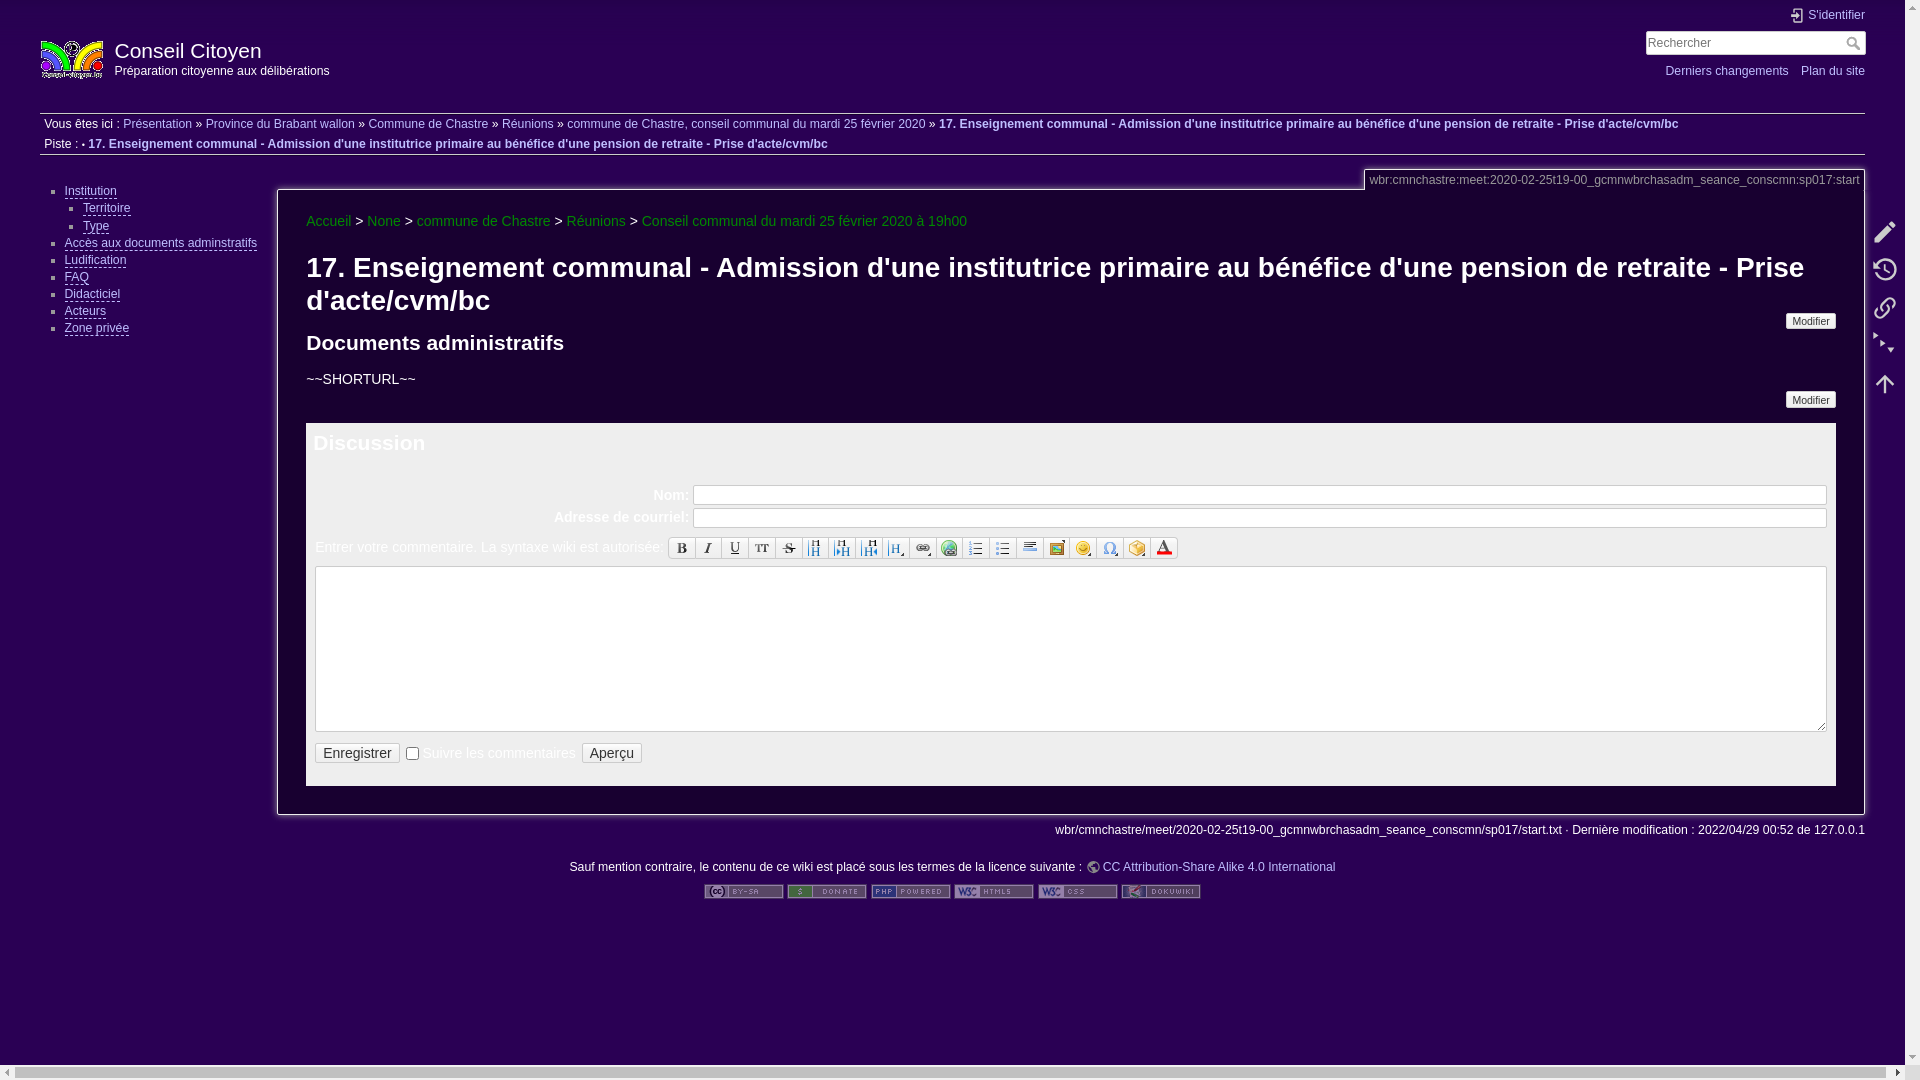 The height and width of the screenshot is (1080, 1920). Describe the element at coordinates (76, 277) in the screenshot. I see `'FAQ'` at that location.